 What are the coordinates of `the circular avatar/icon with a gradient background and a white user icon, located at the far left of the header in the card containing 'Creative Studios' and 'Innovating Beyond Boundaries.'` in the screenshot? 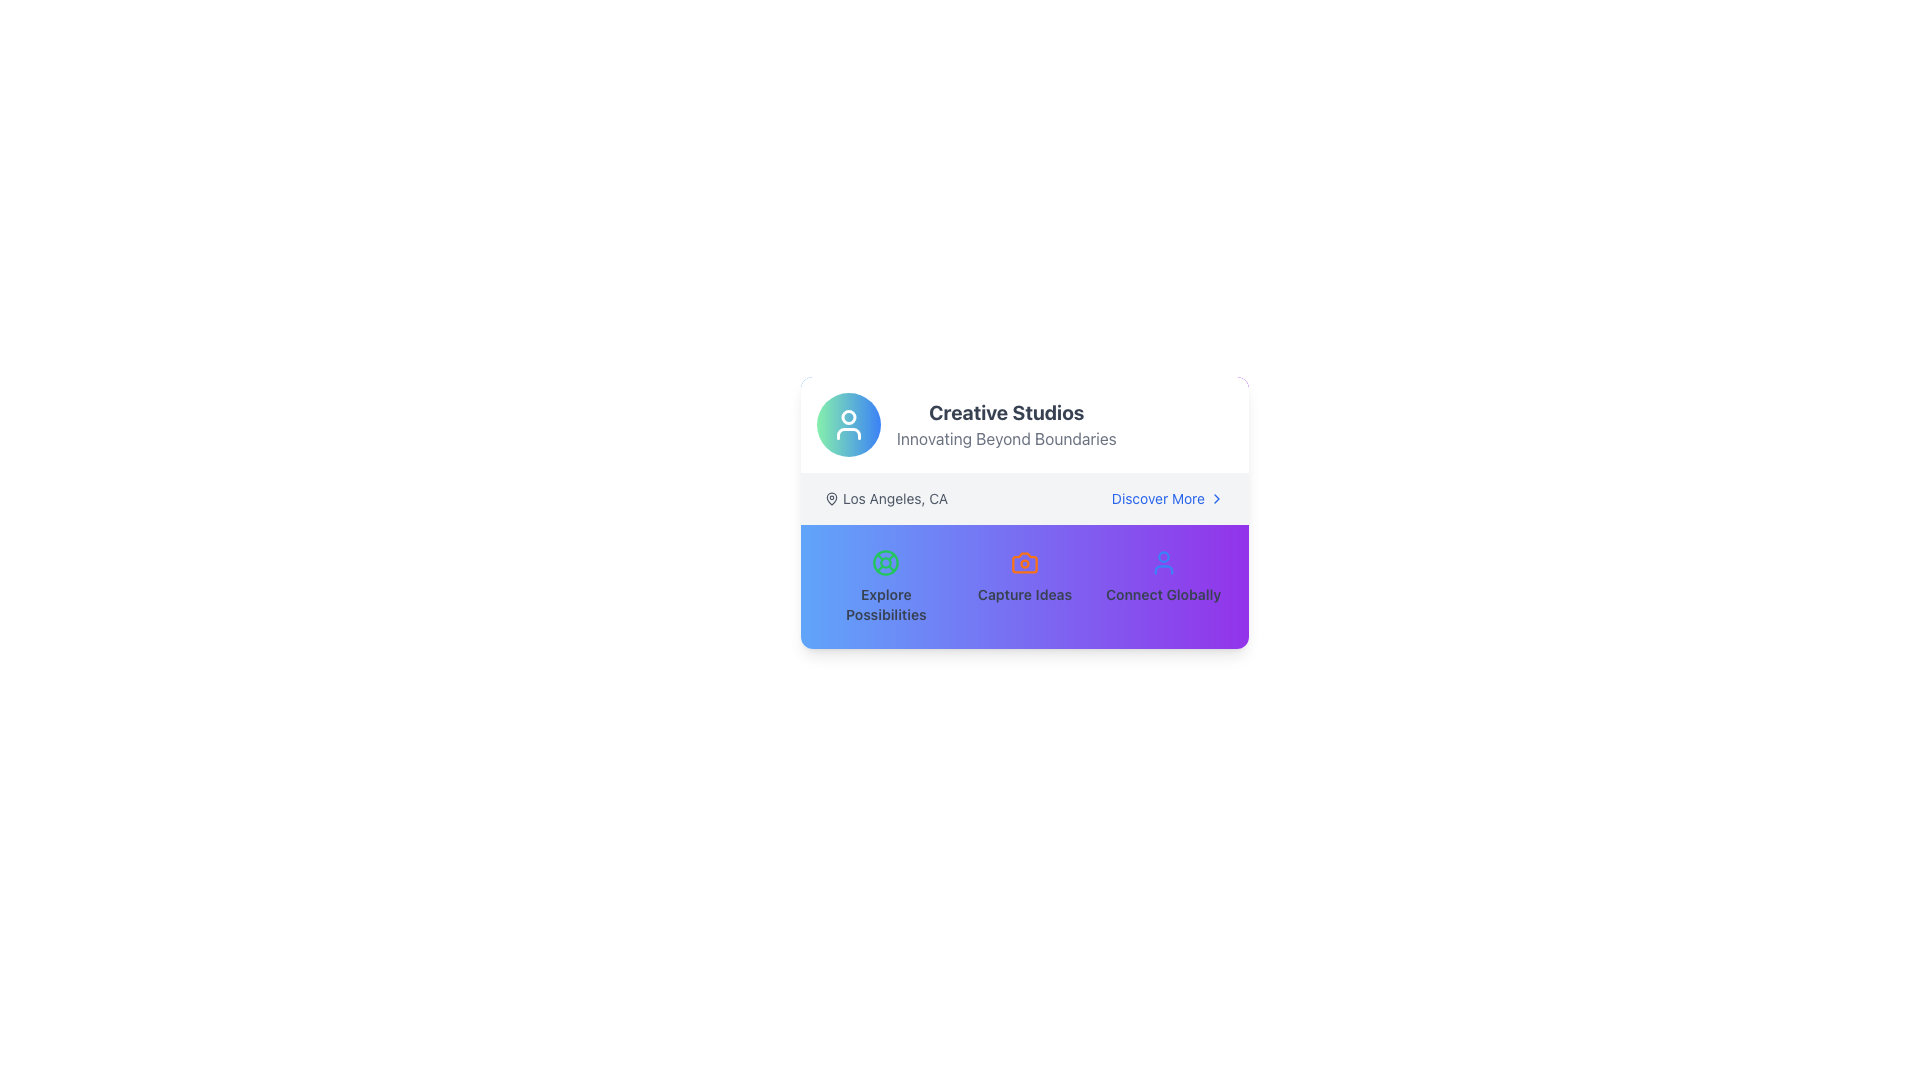 It's located at (849, 423).